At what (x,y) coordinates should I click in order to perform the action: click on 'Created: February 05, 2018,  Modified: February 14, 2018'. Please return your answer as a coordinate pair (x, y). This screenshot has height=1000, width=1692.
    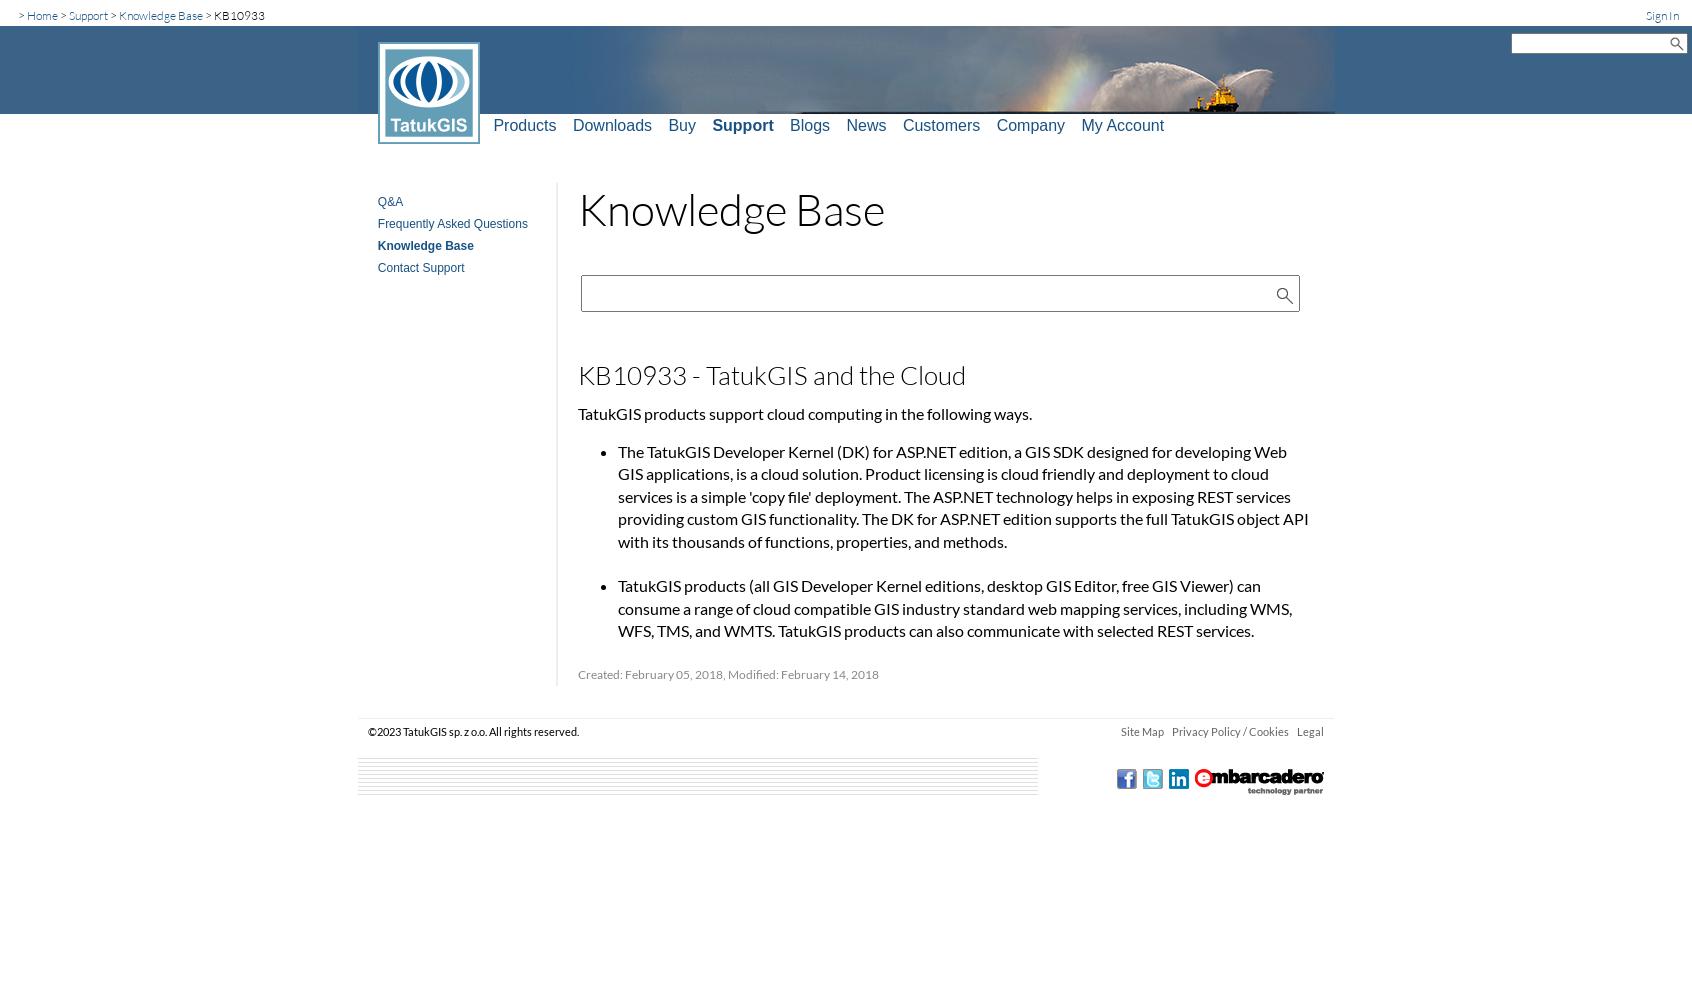
    Looking at the image, I should click on (727, 674).